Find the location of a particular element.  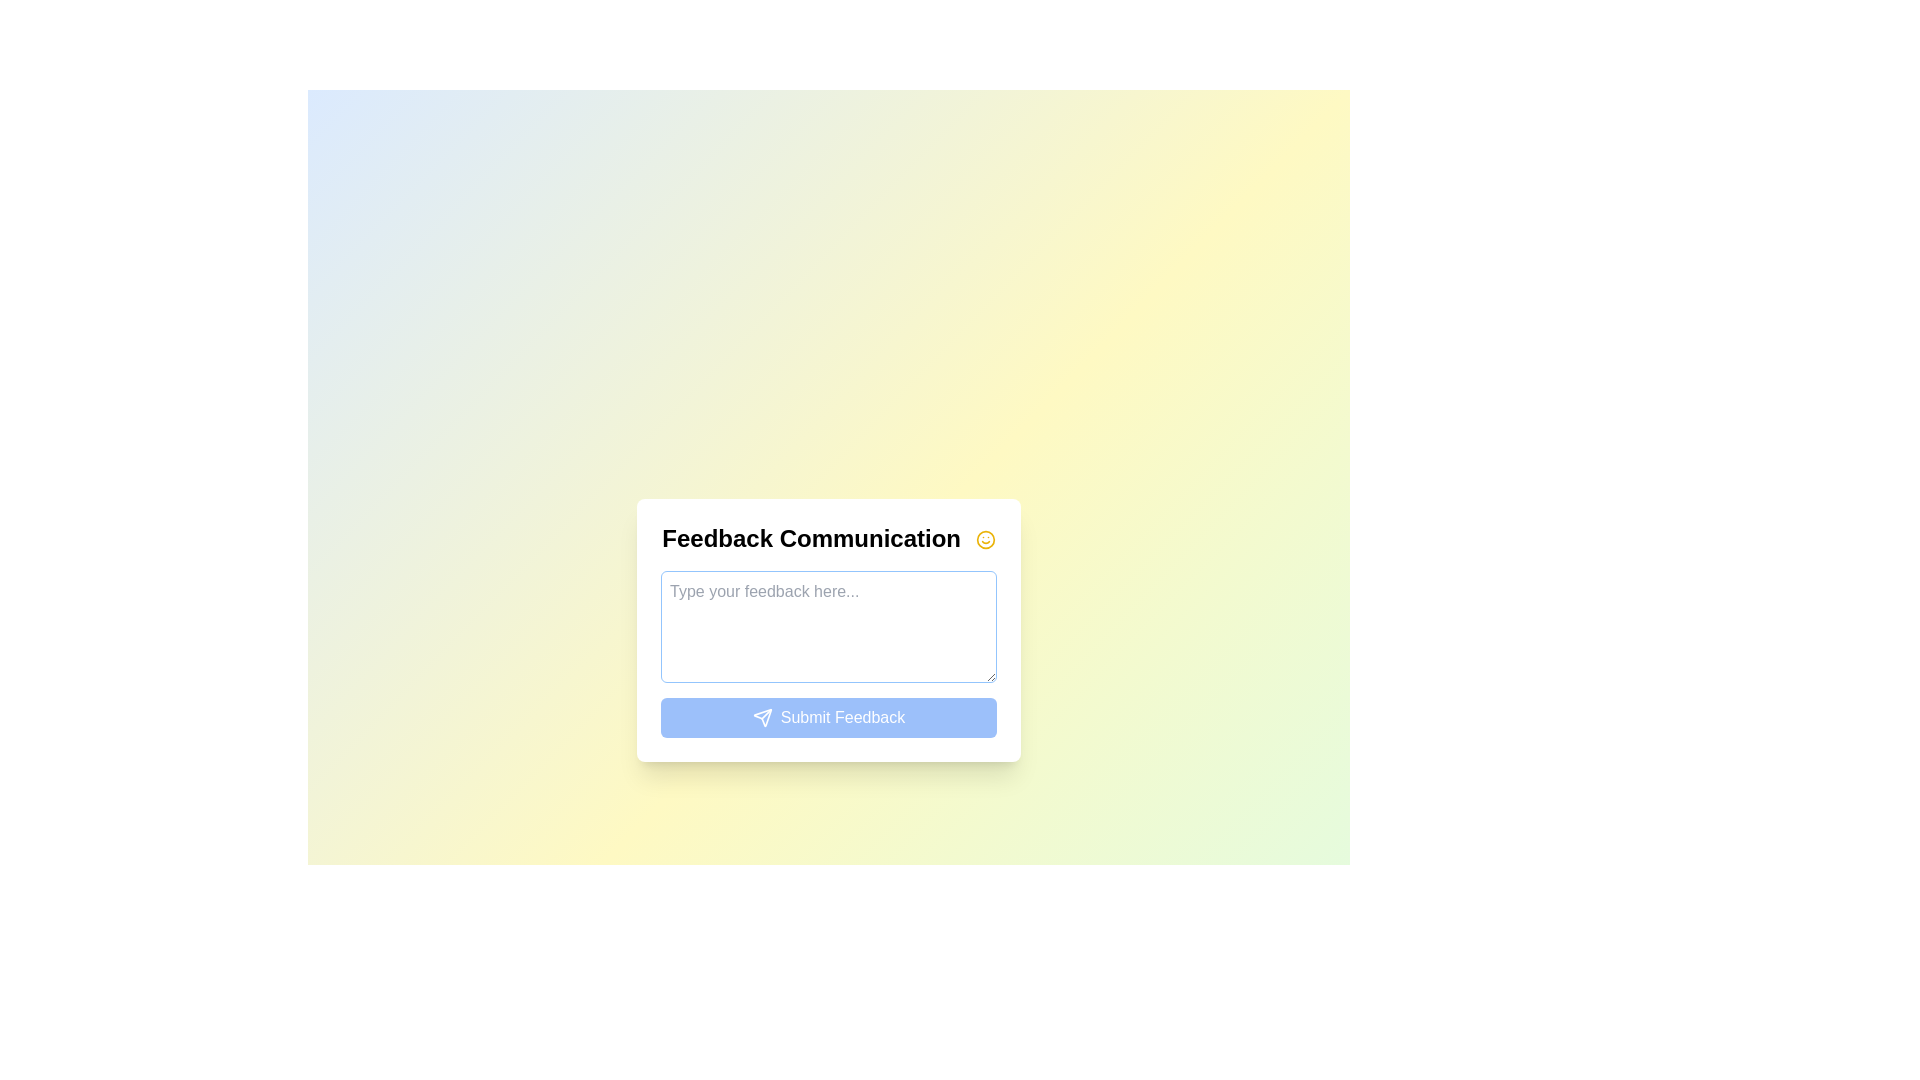

the 'Submit Feedback' button which contains a triangular 'send' icon on its left side is located at coordinates (761, 716).